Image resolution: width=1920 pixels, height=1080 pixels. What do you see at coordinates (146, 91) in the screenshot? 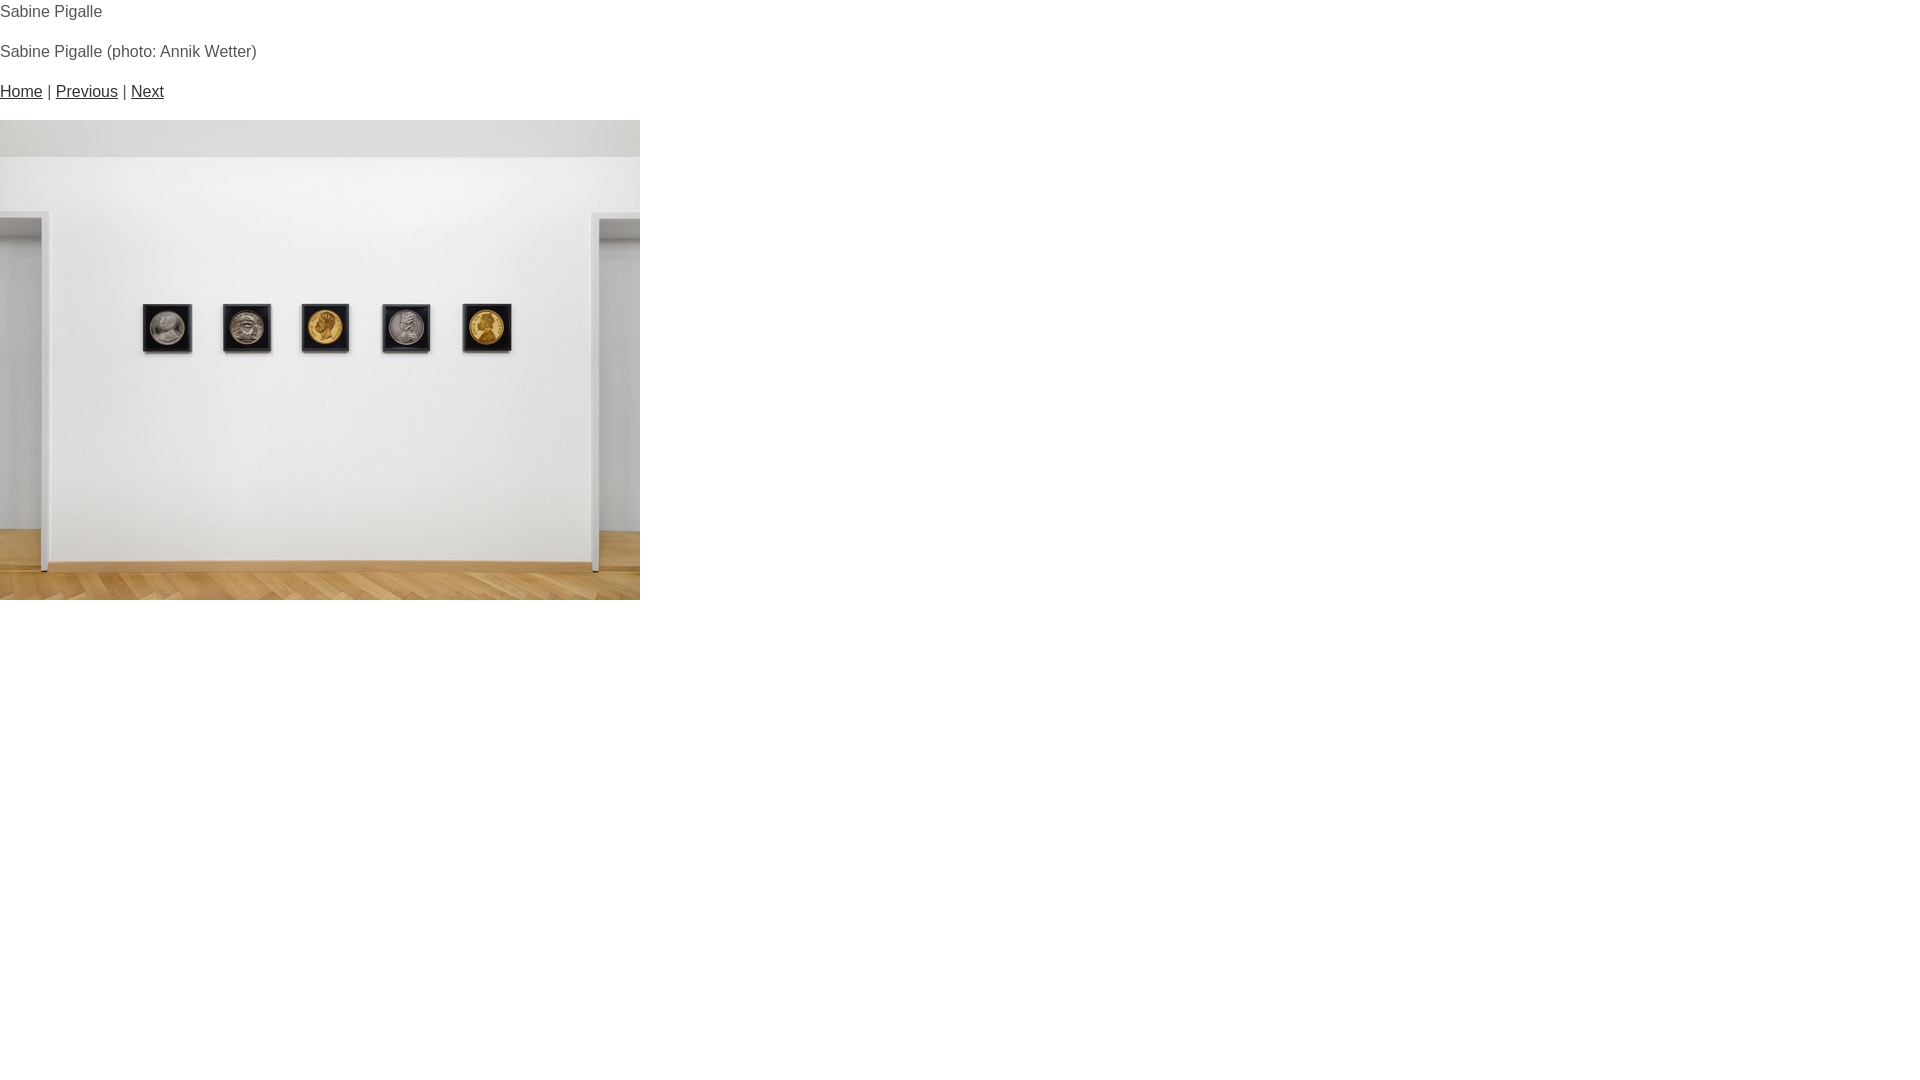
I see `'Next'` at bounding box center [146, 91].